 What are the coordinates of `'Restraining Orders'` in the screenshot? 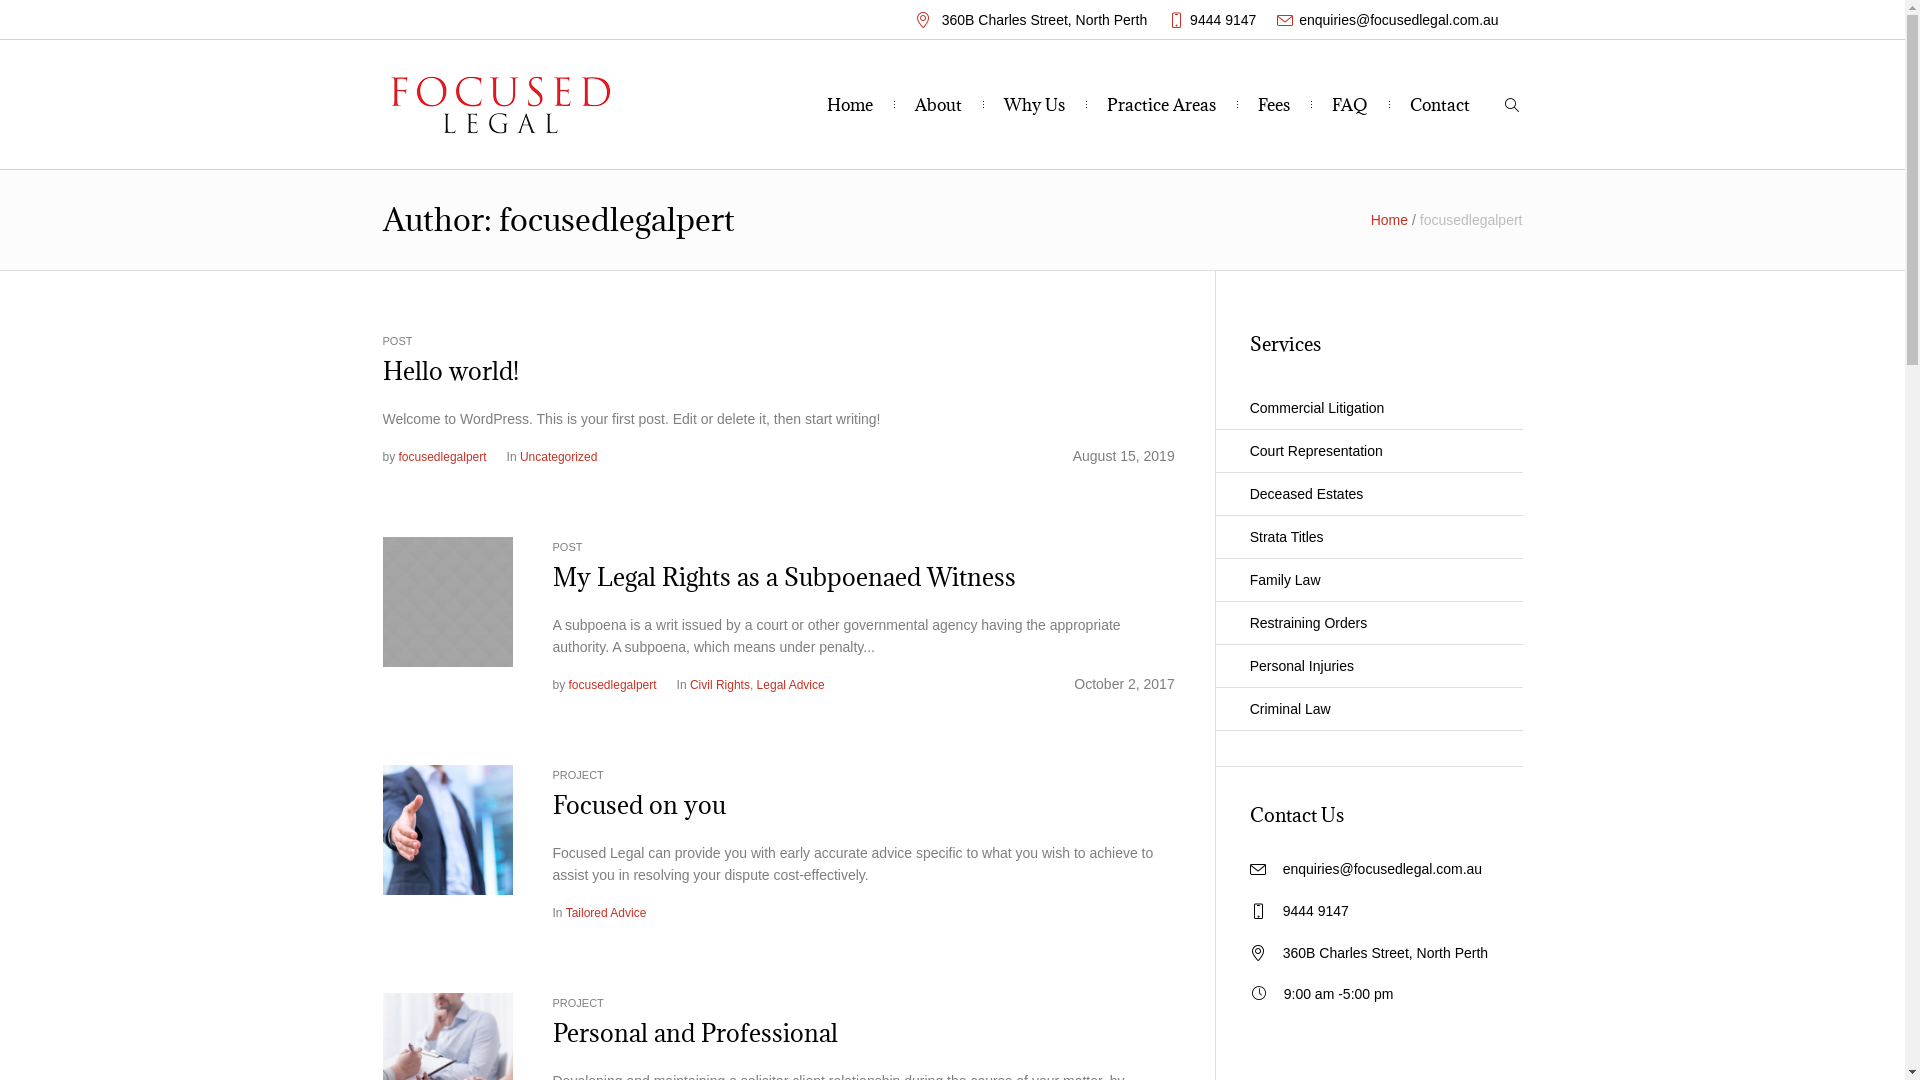 It's located at (1367, 622).